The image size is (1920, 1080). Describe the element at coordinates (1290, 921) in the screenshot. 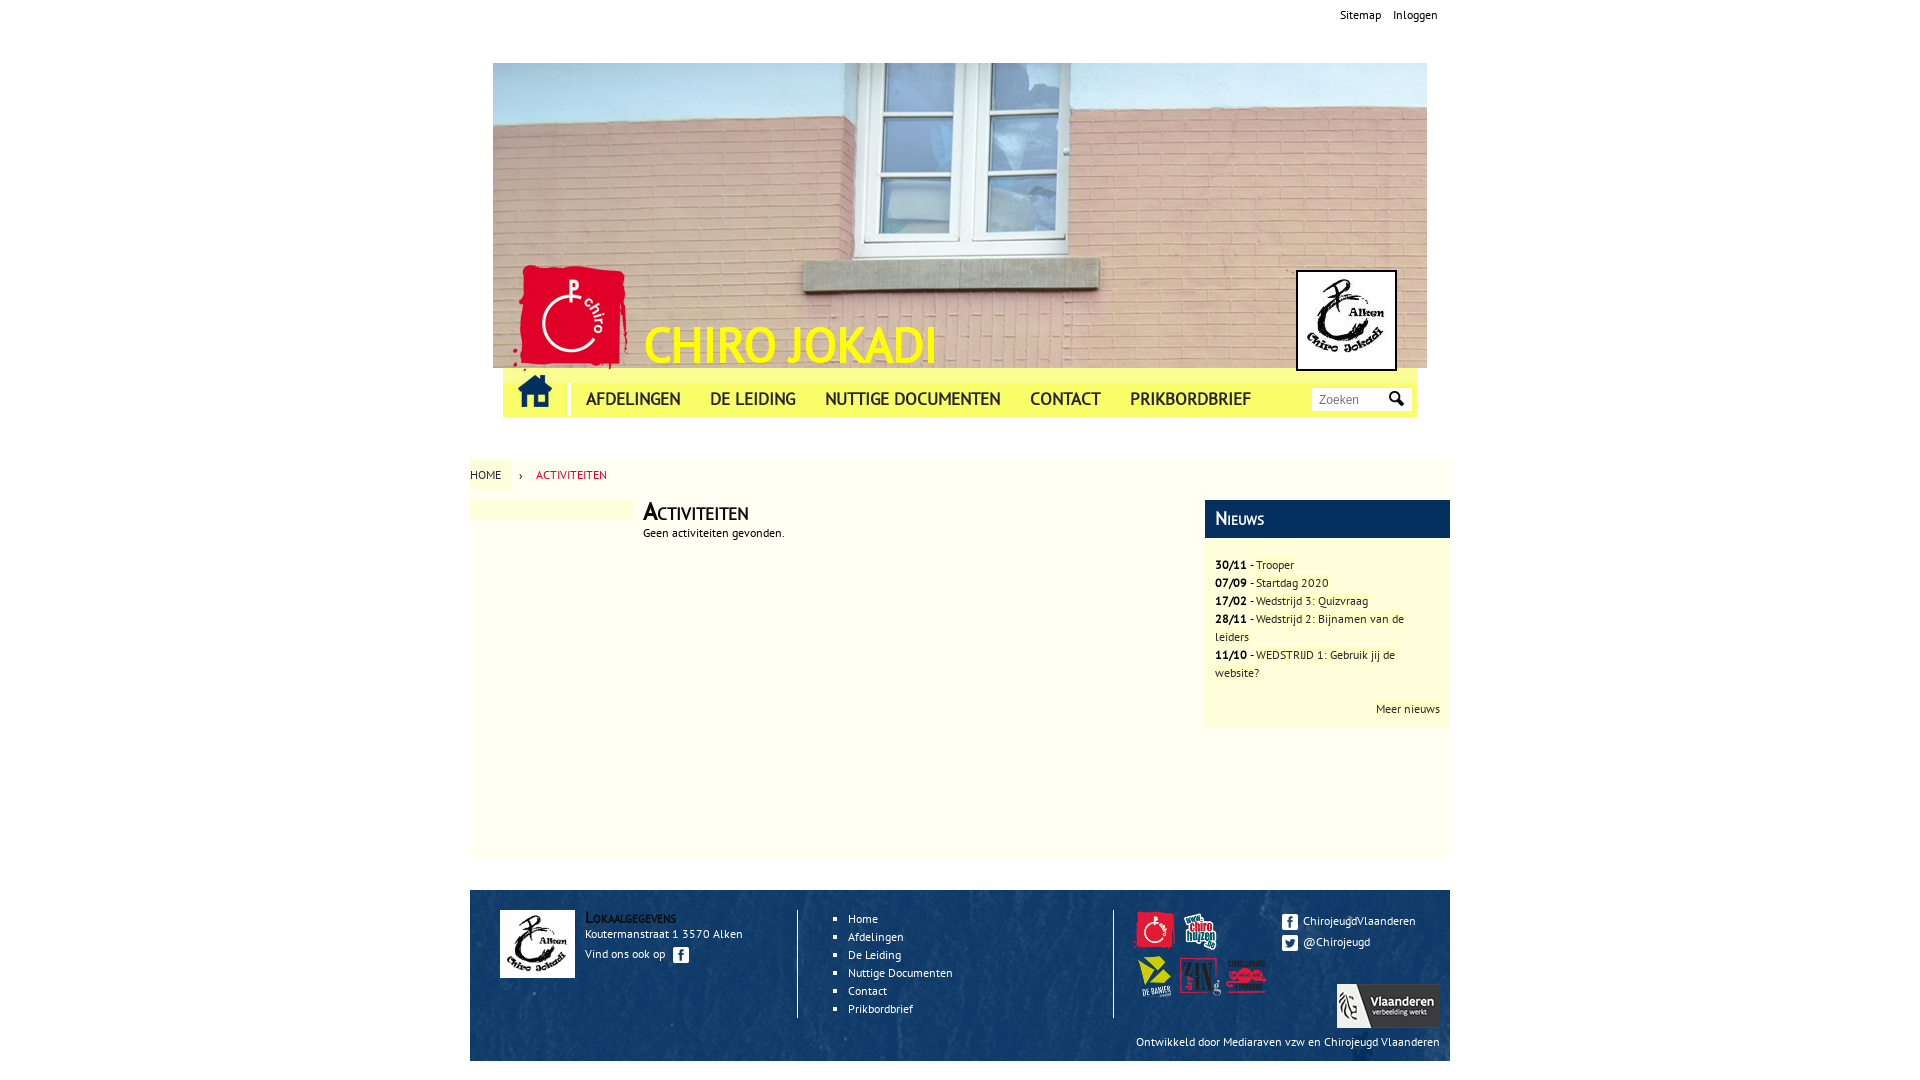

I see `'Facebook'` at that location.